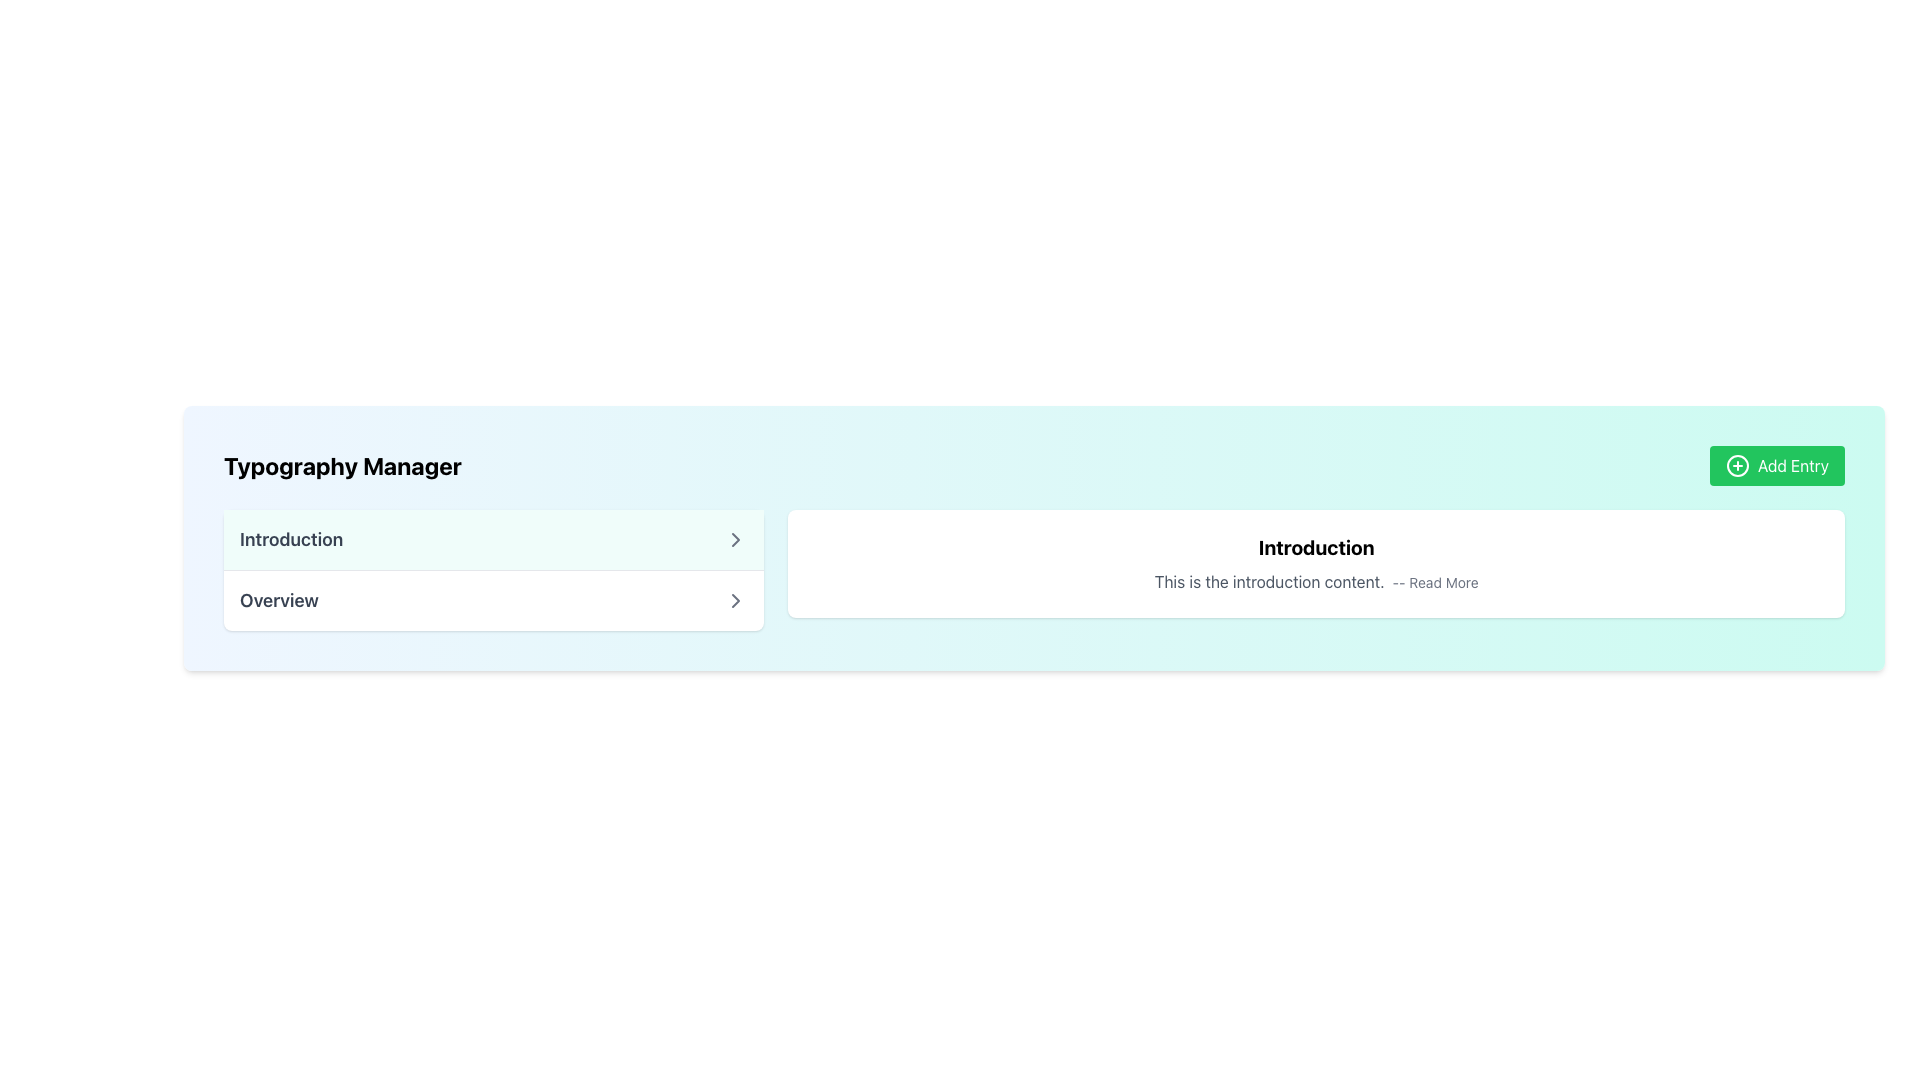  I want to click on the addition icon inside the 'Add Entry' button located at the top-right corner of the interface, so click(1736, 466).